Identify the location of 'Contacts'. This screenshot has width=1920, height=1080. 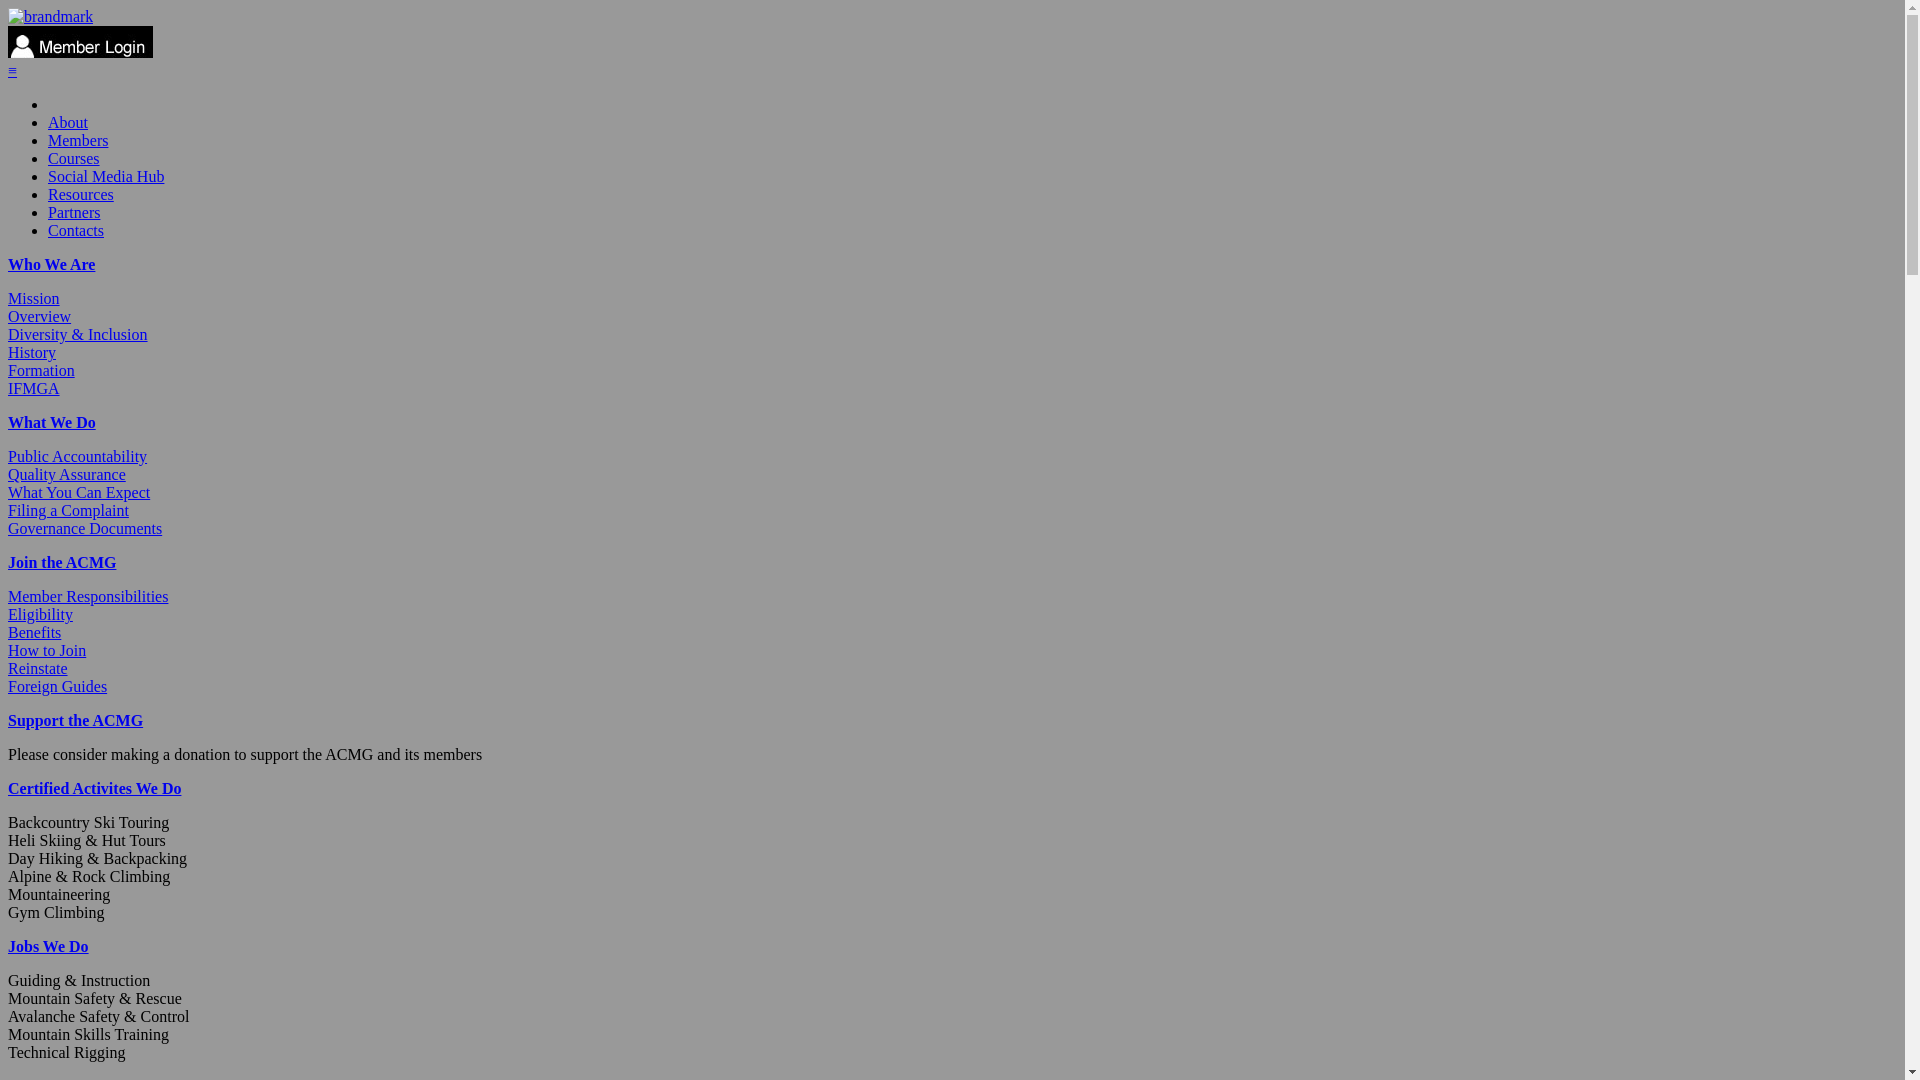
(48, 229).